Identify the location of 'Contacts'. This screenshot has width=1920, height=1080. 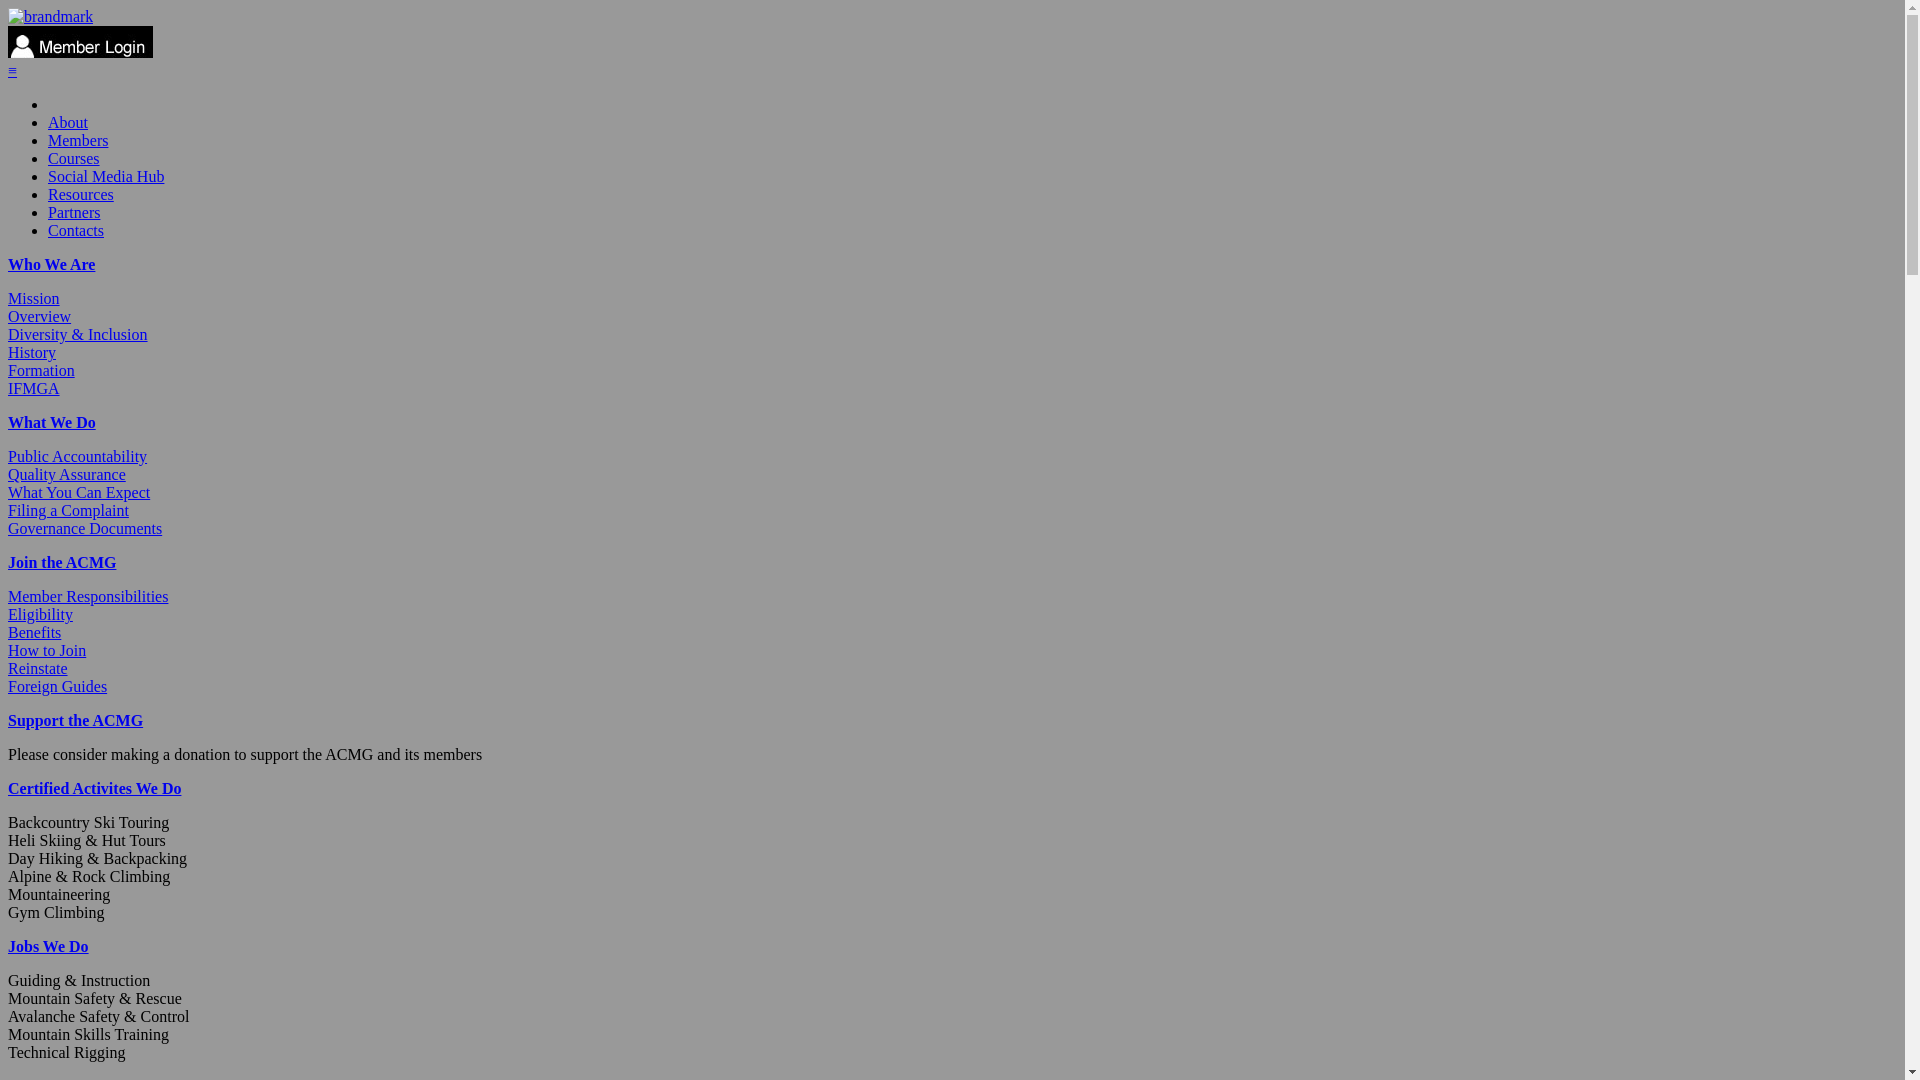
(48, 229).